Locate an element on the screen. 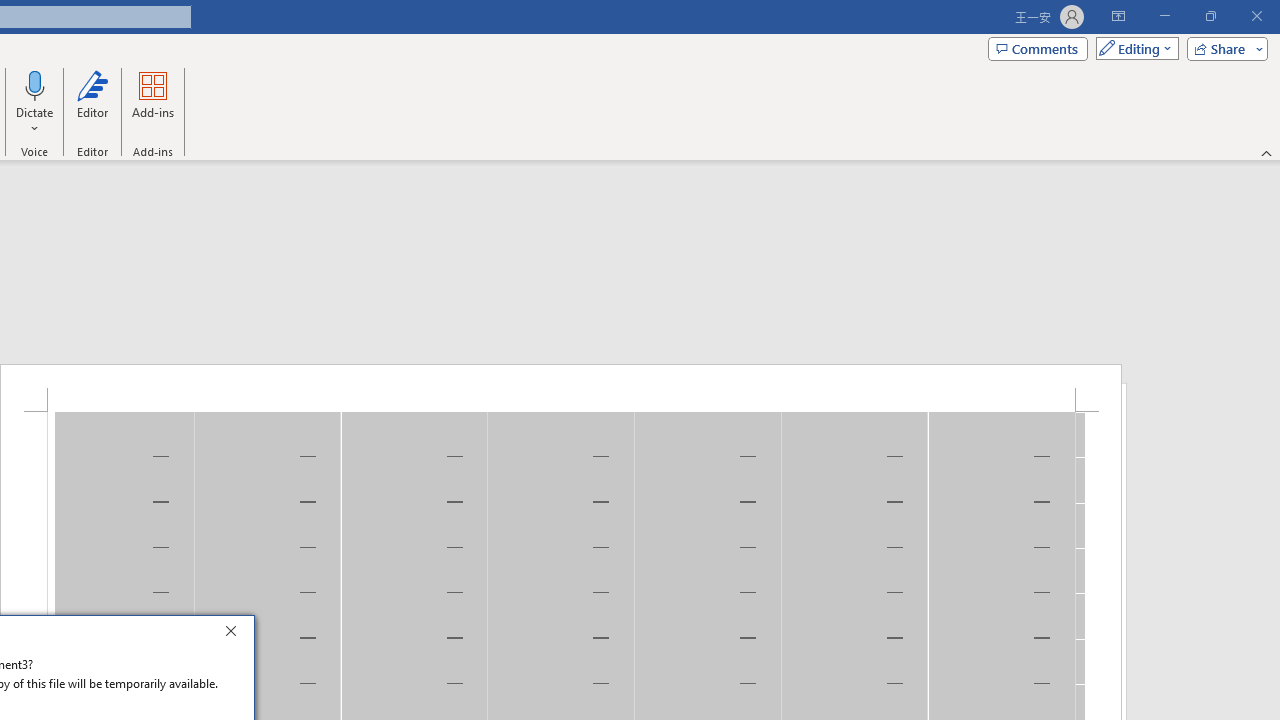  'Editor' is located at coordinates (91, 103).